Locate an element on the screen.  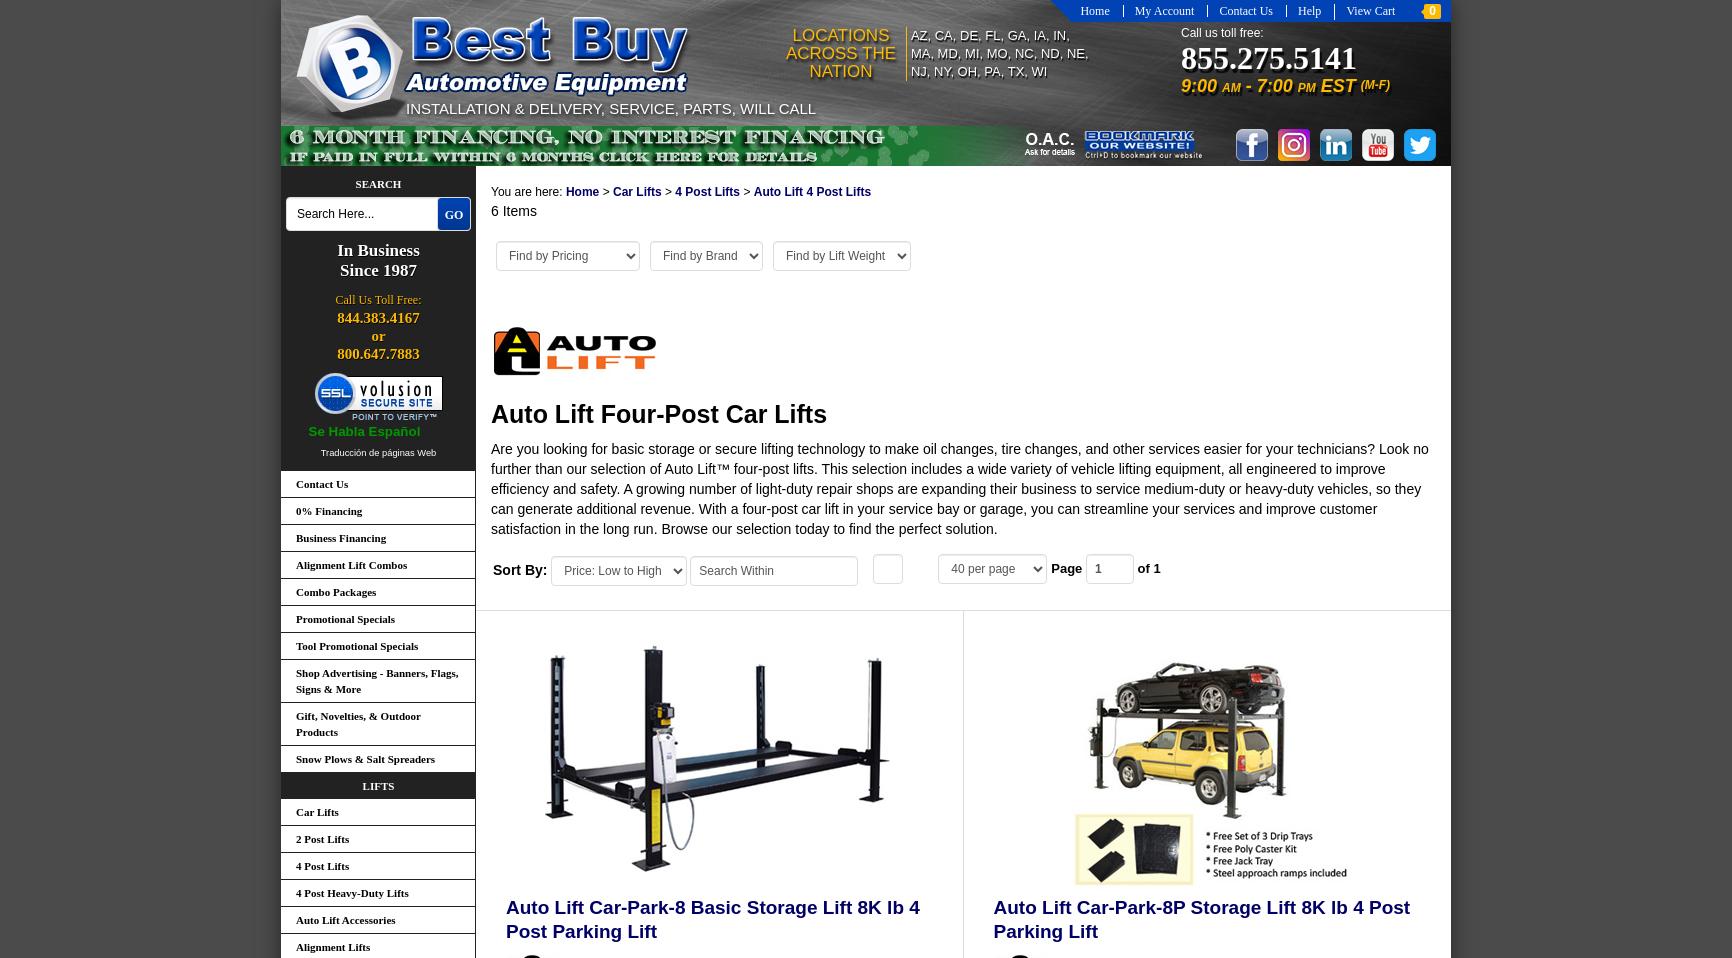
'Lifts' is located at coordinates (376, 786).